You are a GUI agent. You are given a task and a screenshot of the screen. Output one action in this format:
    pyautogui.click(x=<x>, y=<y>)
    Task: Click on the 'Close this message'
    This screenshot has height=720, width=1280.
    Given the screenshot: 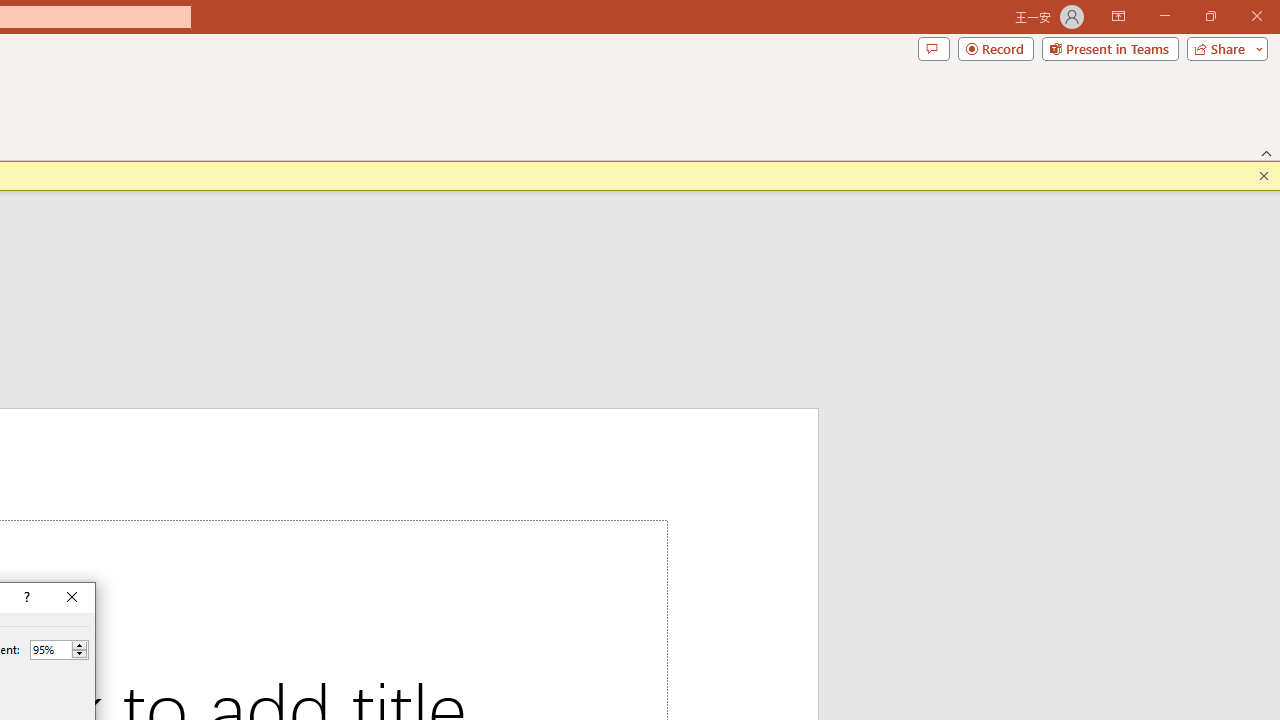 What is the action you would take?
    pyautogui.click(x=1263, y=175)
    